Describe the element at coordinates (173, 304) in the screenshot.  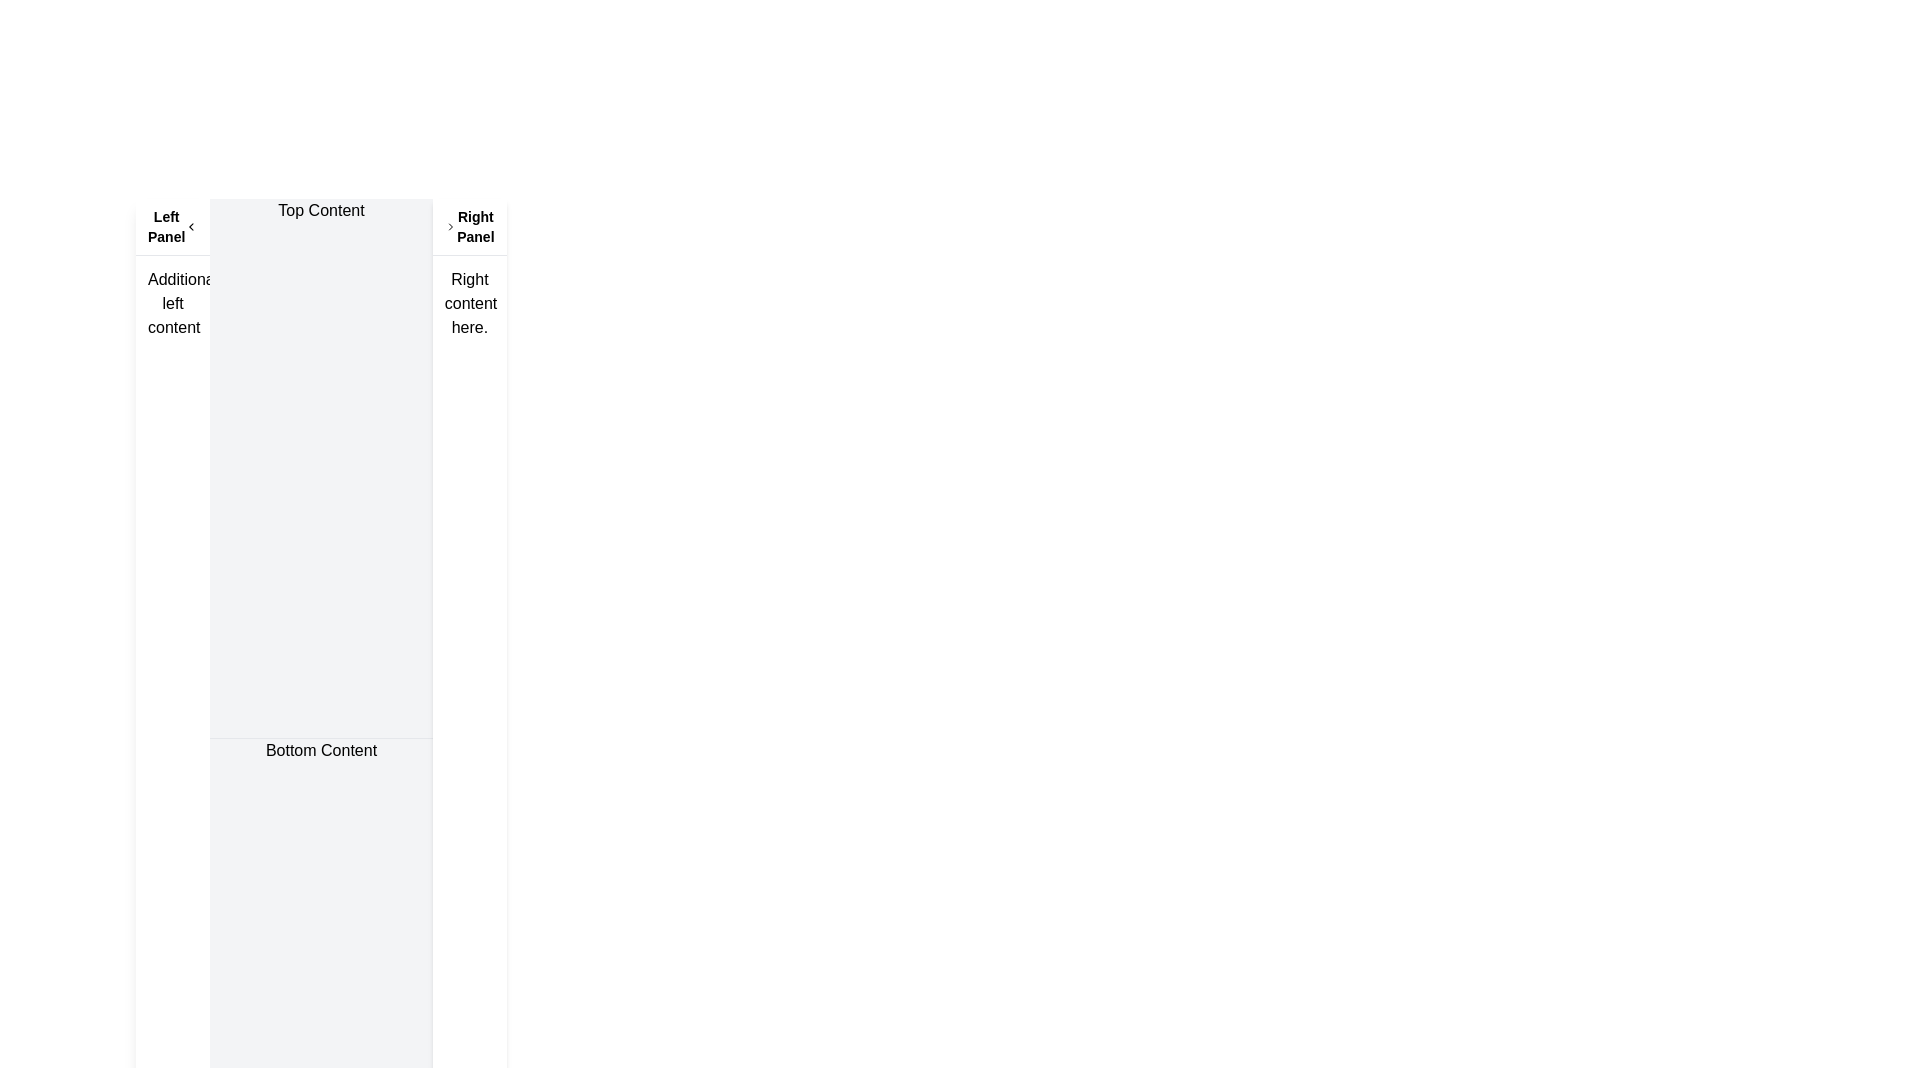
I see `the non-interactive text block positioned in the left panel, which provides additional information beneath the header 'Left Panel'` at that location.